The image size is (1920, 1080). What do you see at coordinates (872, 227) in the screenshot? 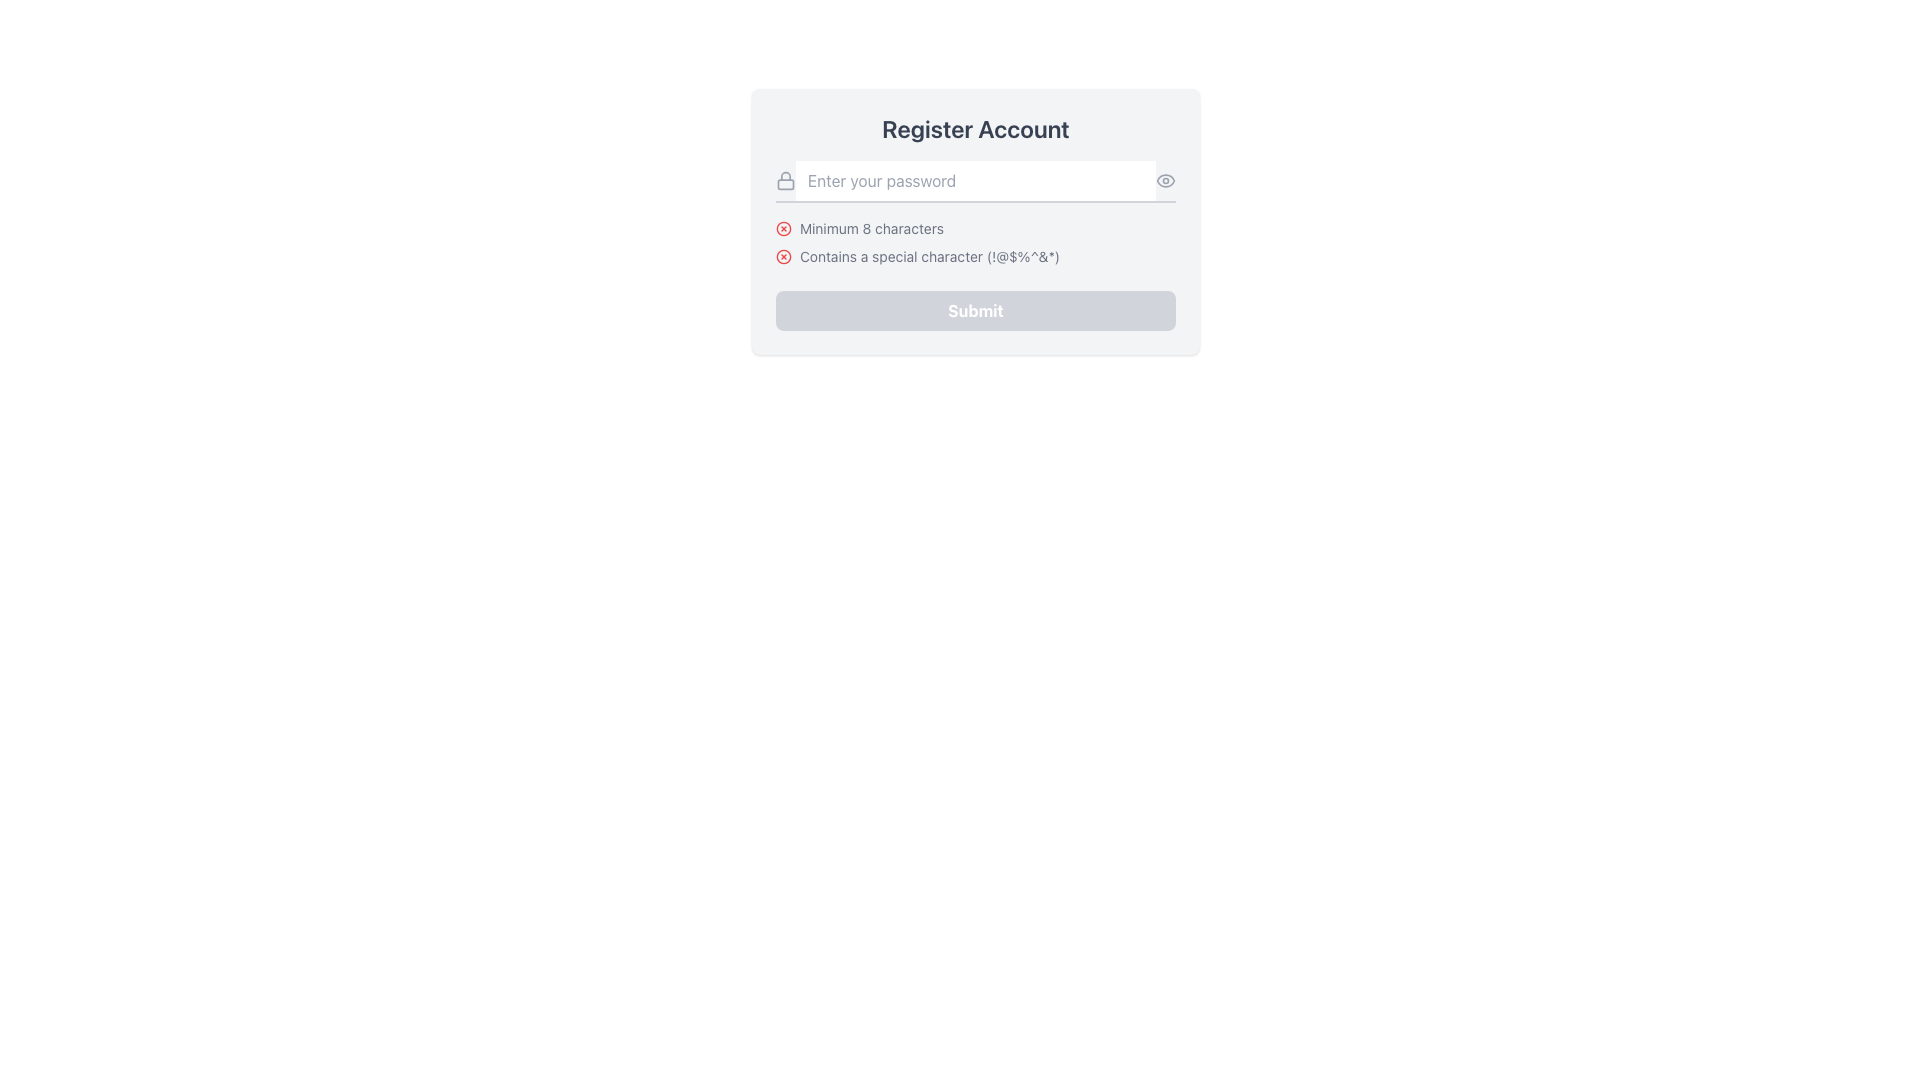
I see `the informative feedback text label indicating password requirements located below the password input field` at bounding box center [872, 227].